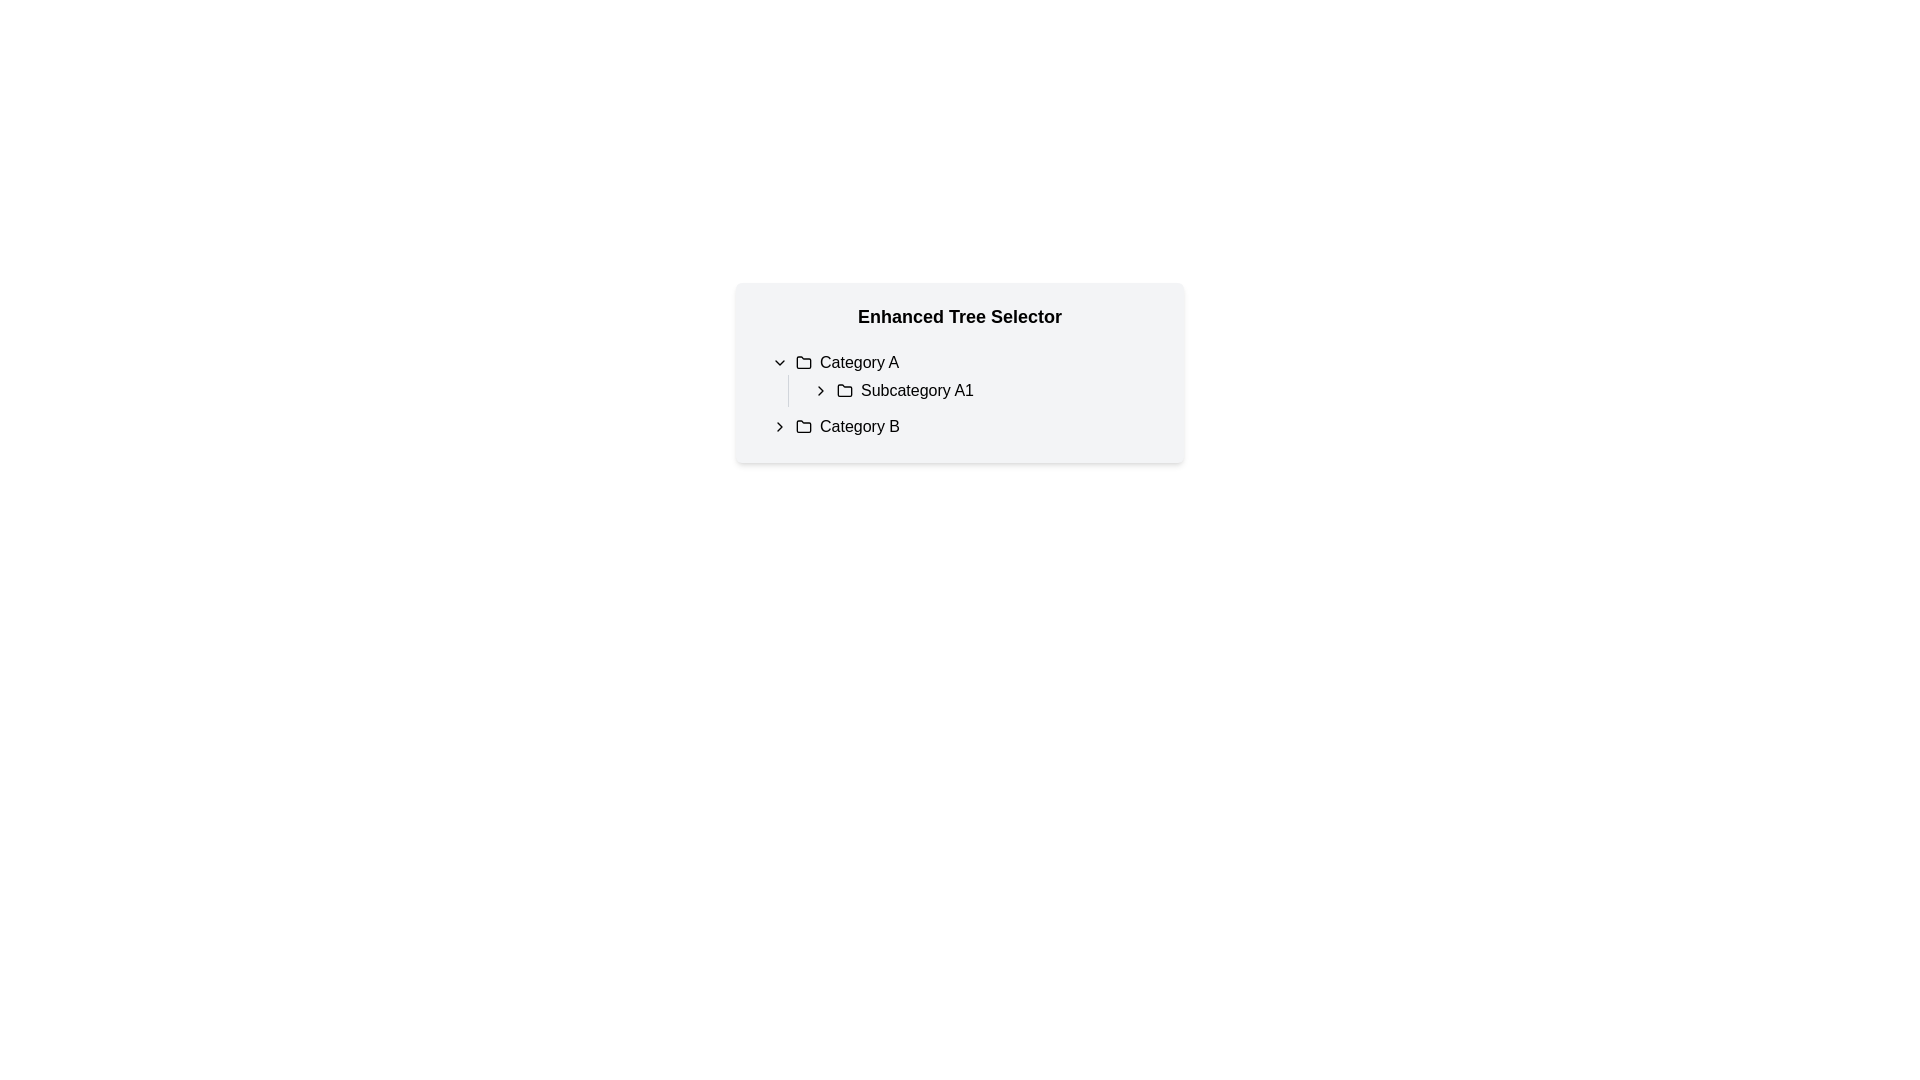  Describe the element at coordinates (844, 389) in the screenshot. I see `the folder icon with a thin outline located next to the label 'Subcategory A1' in the tree selector interface` at that location.